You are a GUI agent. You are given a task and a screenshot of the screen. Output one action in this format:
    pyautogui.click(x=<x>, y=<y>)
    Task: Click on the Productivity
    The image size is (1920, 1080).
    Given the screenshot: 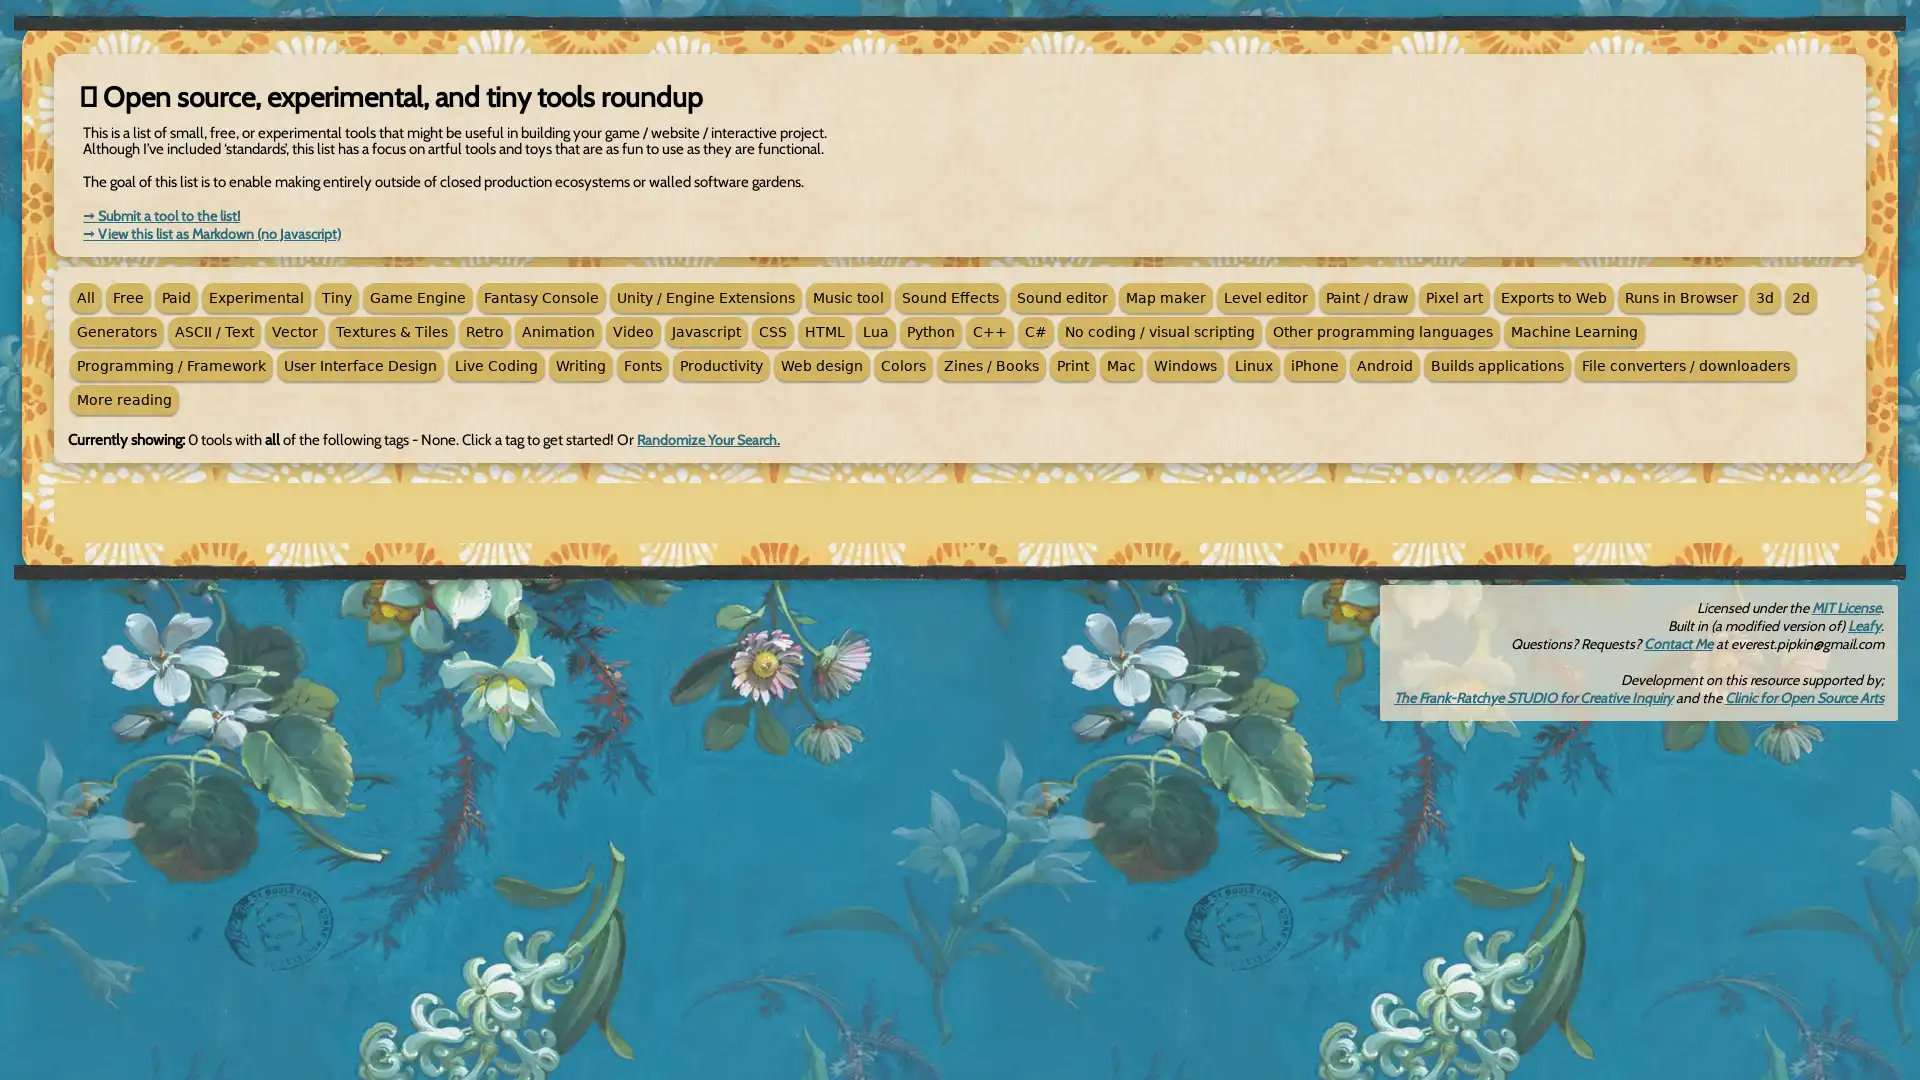 What is the action you would take?
    pyautogui.click(x=720, y=366)
    